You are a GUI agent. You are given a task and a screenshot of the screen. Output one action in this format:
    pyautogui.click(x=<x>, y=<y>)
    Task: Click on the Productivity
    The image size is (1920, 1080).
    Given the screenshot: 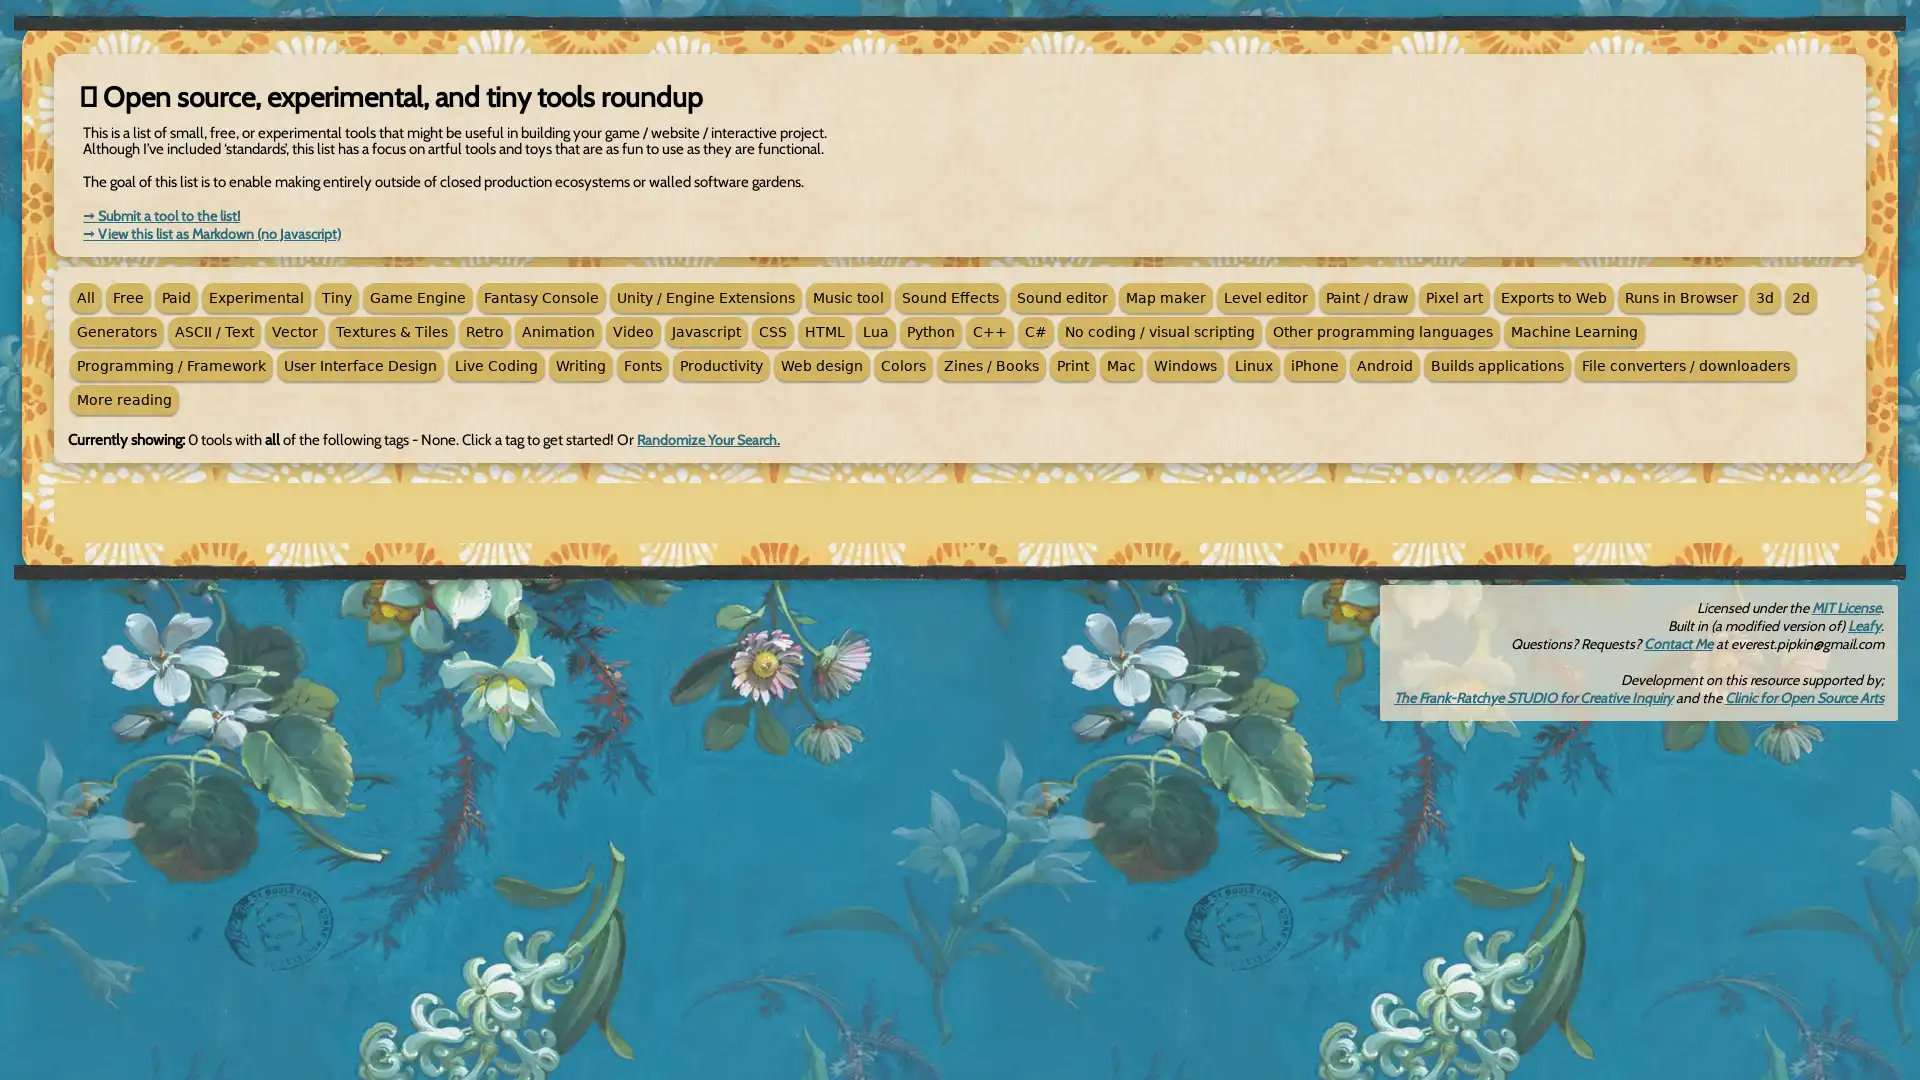 What is the action you would take?
    pyautogui.click(x=720, y=366)
    